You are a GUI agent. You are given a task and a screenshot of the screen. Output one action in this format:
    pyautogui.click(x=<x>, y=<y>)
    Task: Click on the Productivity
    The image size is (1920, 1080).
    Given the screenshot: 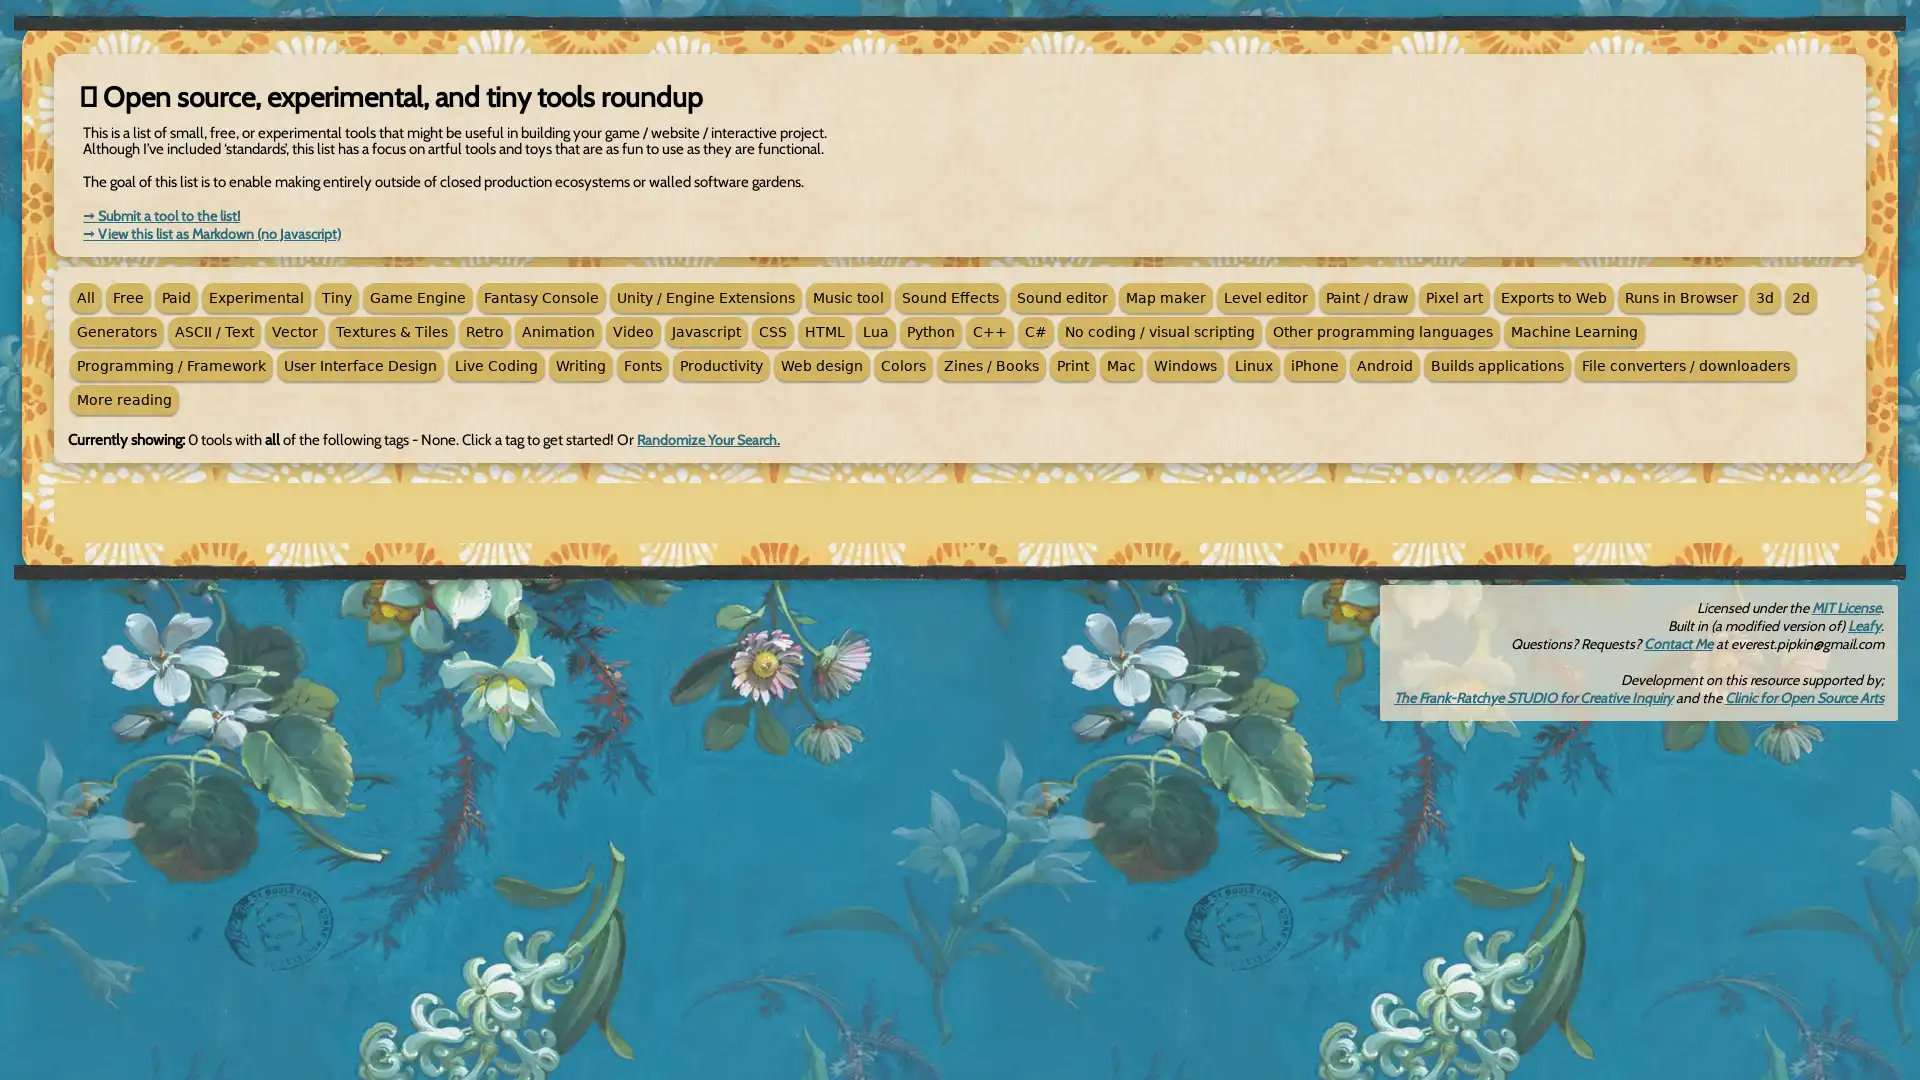 What is the action you would take?
    pyautogui.click(x=720, y=366)
    